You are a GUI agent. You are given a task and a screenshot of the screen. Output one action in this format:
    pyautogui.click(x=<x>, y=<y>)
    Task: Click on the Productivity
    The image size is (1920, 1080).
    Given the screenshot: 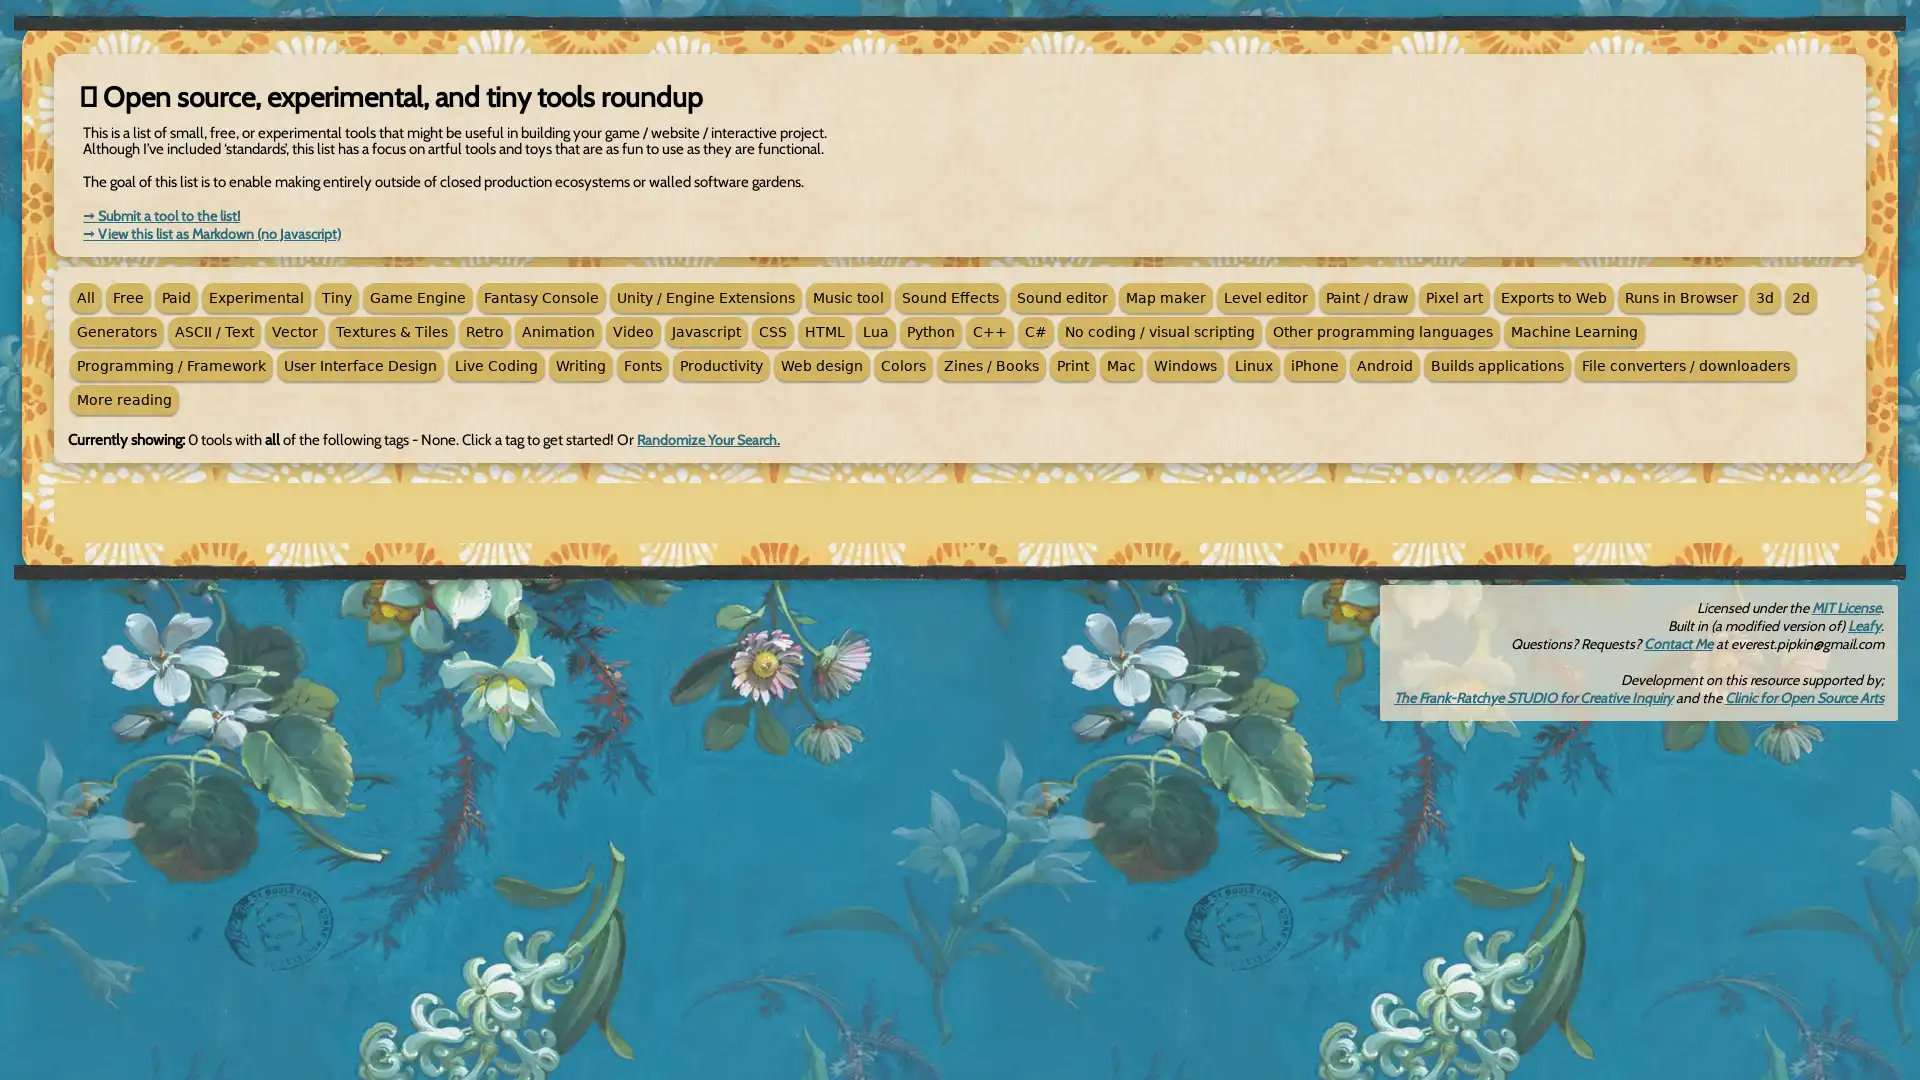 What is the action you would take?
    pyautogui.click(x=720, y=366)
    